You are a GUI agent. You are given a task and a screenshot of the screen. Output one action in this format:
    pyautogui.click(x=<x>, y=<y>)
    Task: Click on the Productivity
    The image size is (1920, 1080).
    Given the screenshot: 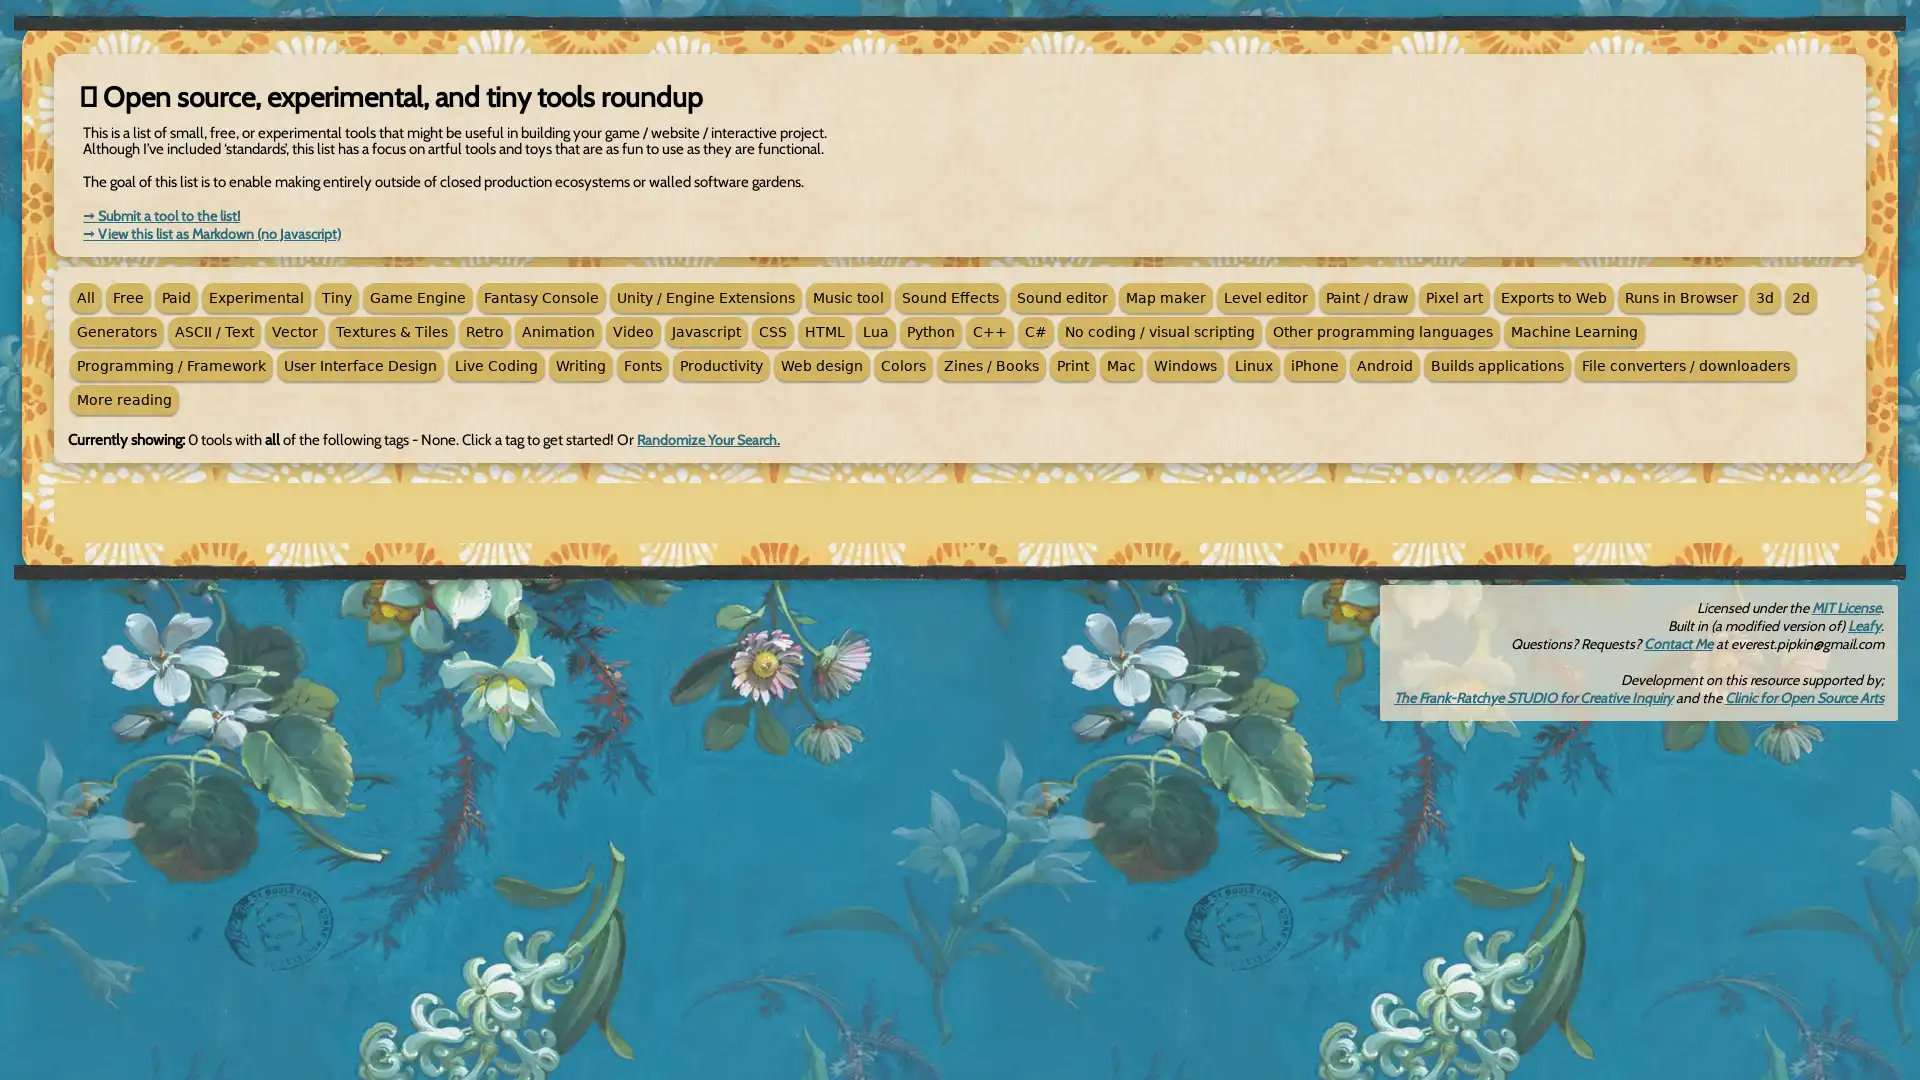 What is the action you would take?
    pyautogui.click(x=720, y=366)
    